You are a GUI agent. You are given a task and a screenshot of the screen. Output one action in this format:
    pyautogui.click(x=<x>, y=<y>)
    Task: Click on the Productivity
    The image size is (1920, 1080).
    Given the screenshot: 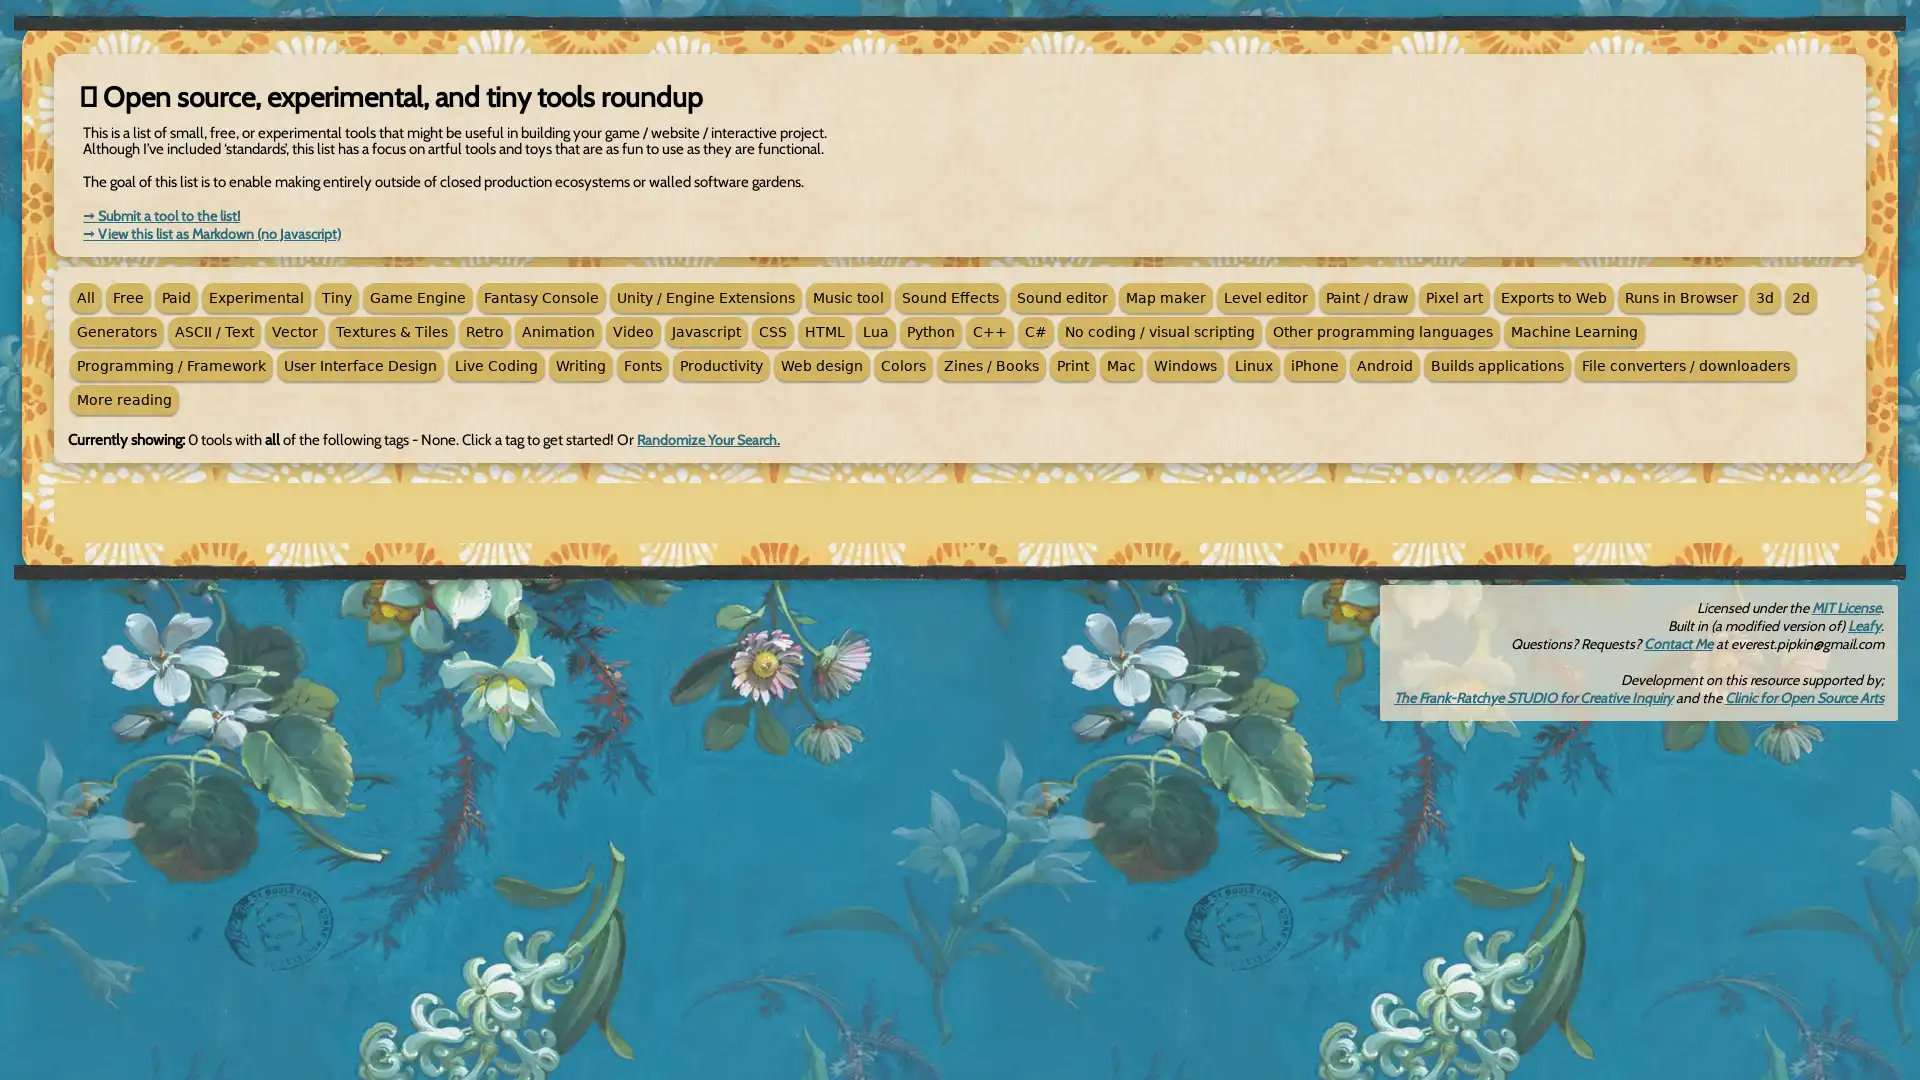 What is the action you would take?
    pyautogui.click(x=720, y=366)
    